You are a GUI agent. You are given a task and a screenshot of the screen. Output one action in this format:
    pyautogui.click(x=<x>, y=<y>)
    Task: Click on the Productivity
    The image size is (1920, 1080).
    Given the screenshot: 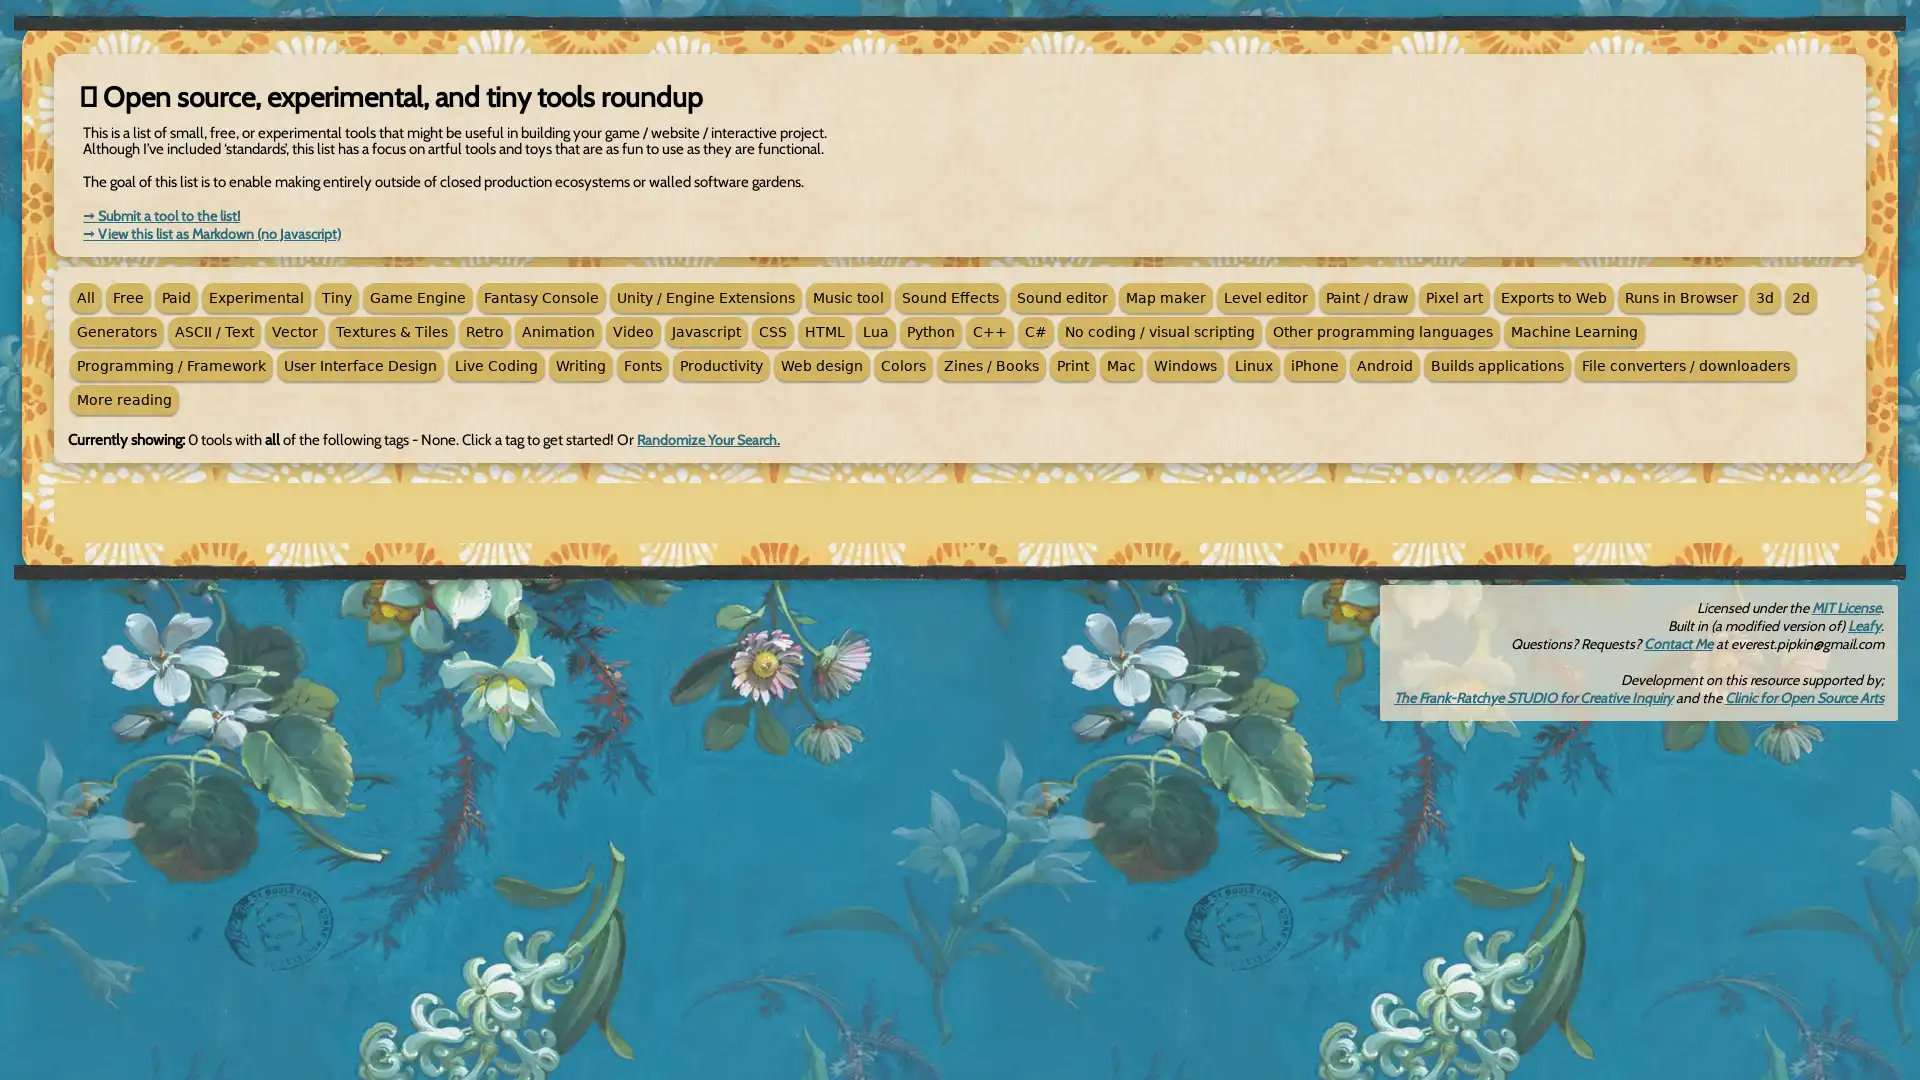 What is the action you would take?
    pyautogui.click(x=720, y=366)
    